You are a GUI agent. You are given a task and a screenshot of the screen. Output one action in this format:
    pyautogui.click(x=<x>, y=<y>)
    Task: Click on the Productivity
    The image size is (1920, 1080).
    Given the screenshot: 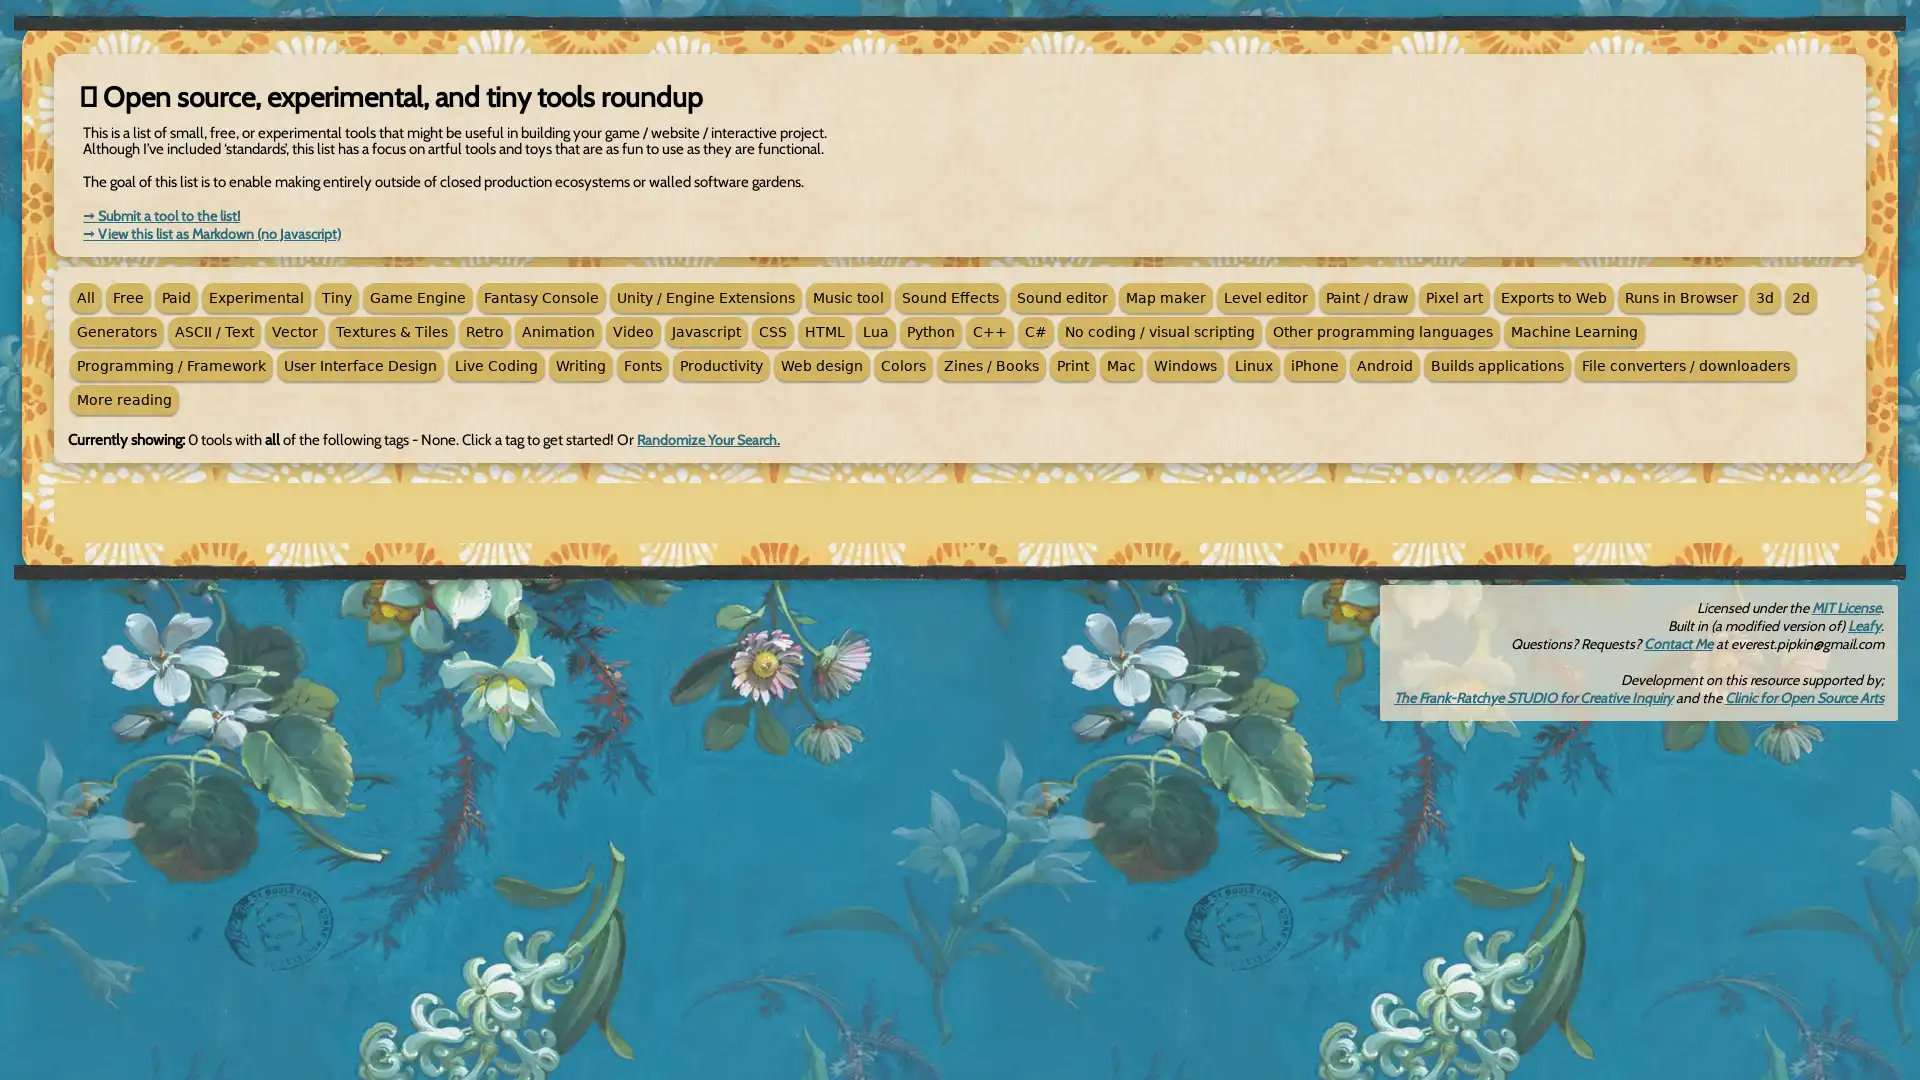 What is the action you would take?
    pyautogui.click(x=720, y=366)
    